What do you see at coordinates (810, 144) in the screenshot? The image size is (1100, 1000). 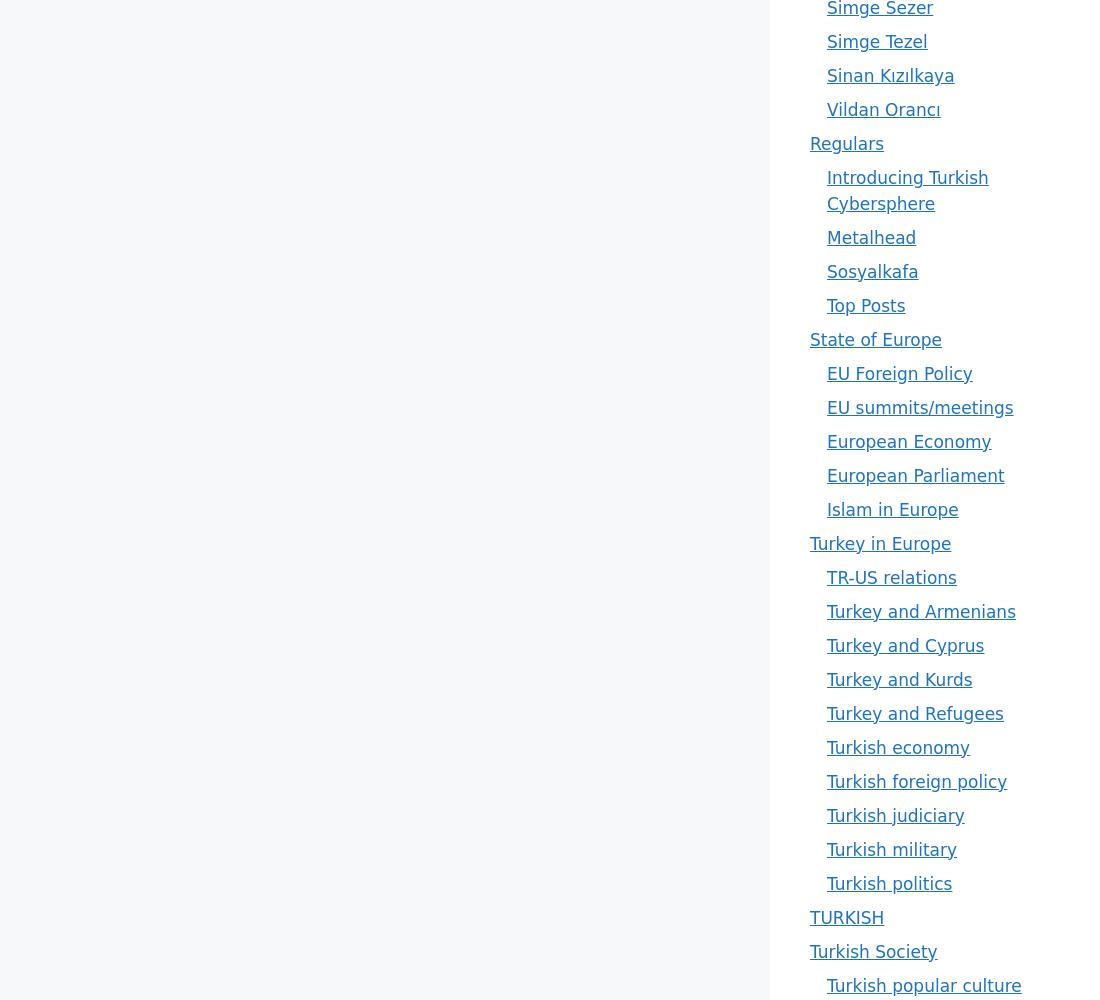 I see `'Regulars'` at bounding box center [810, 144].